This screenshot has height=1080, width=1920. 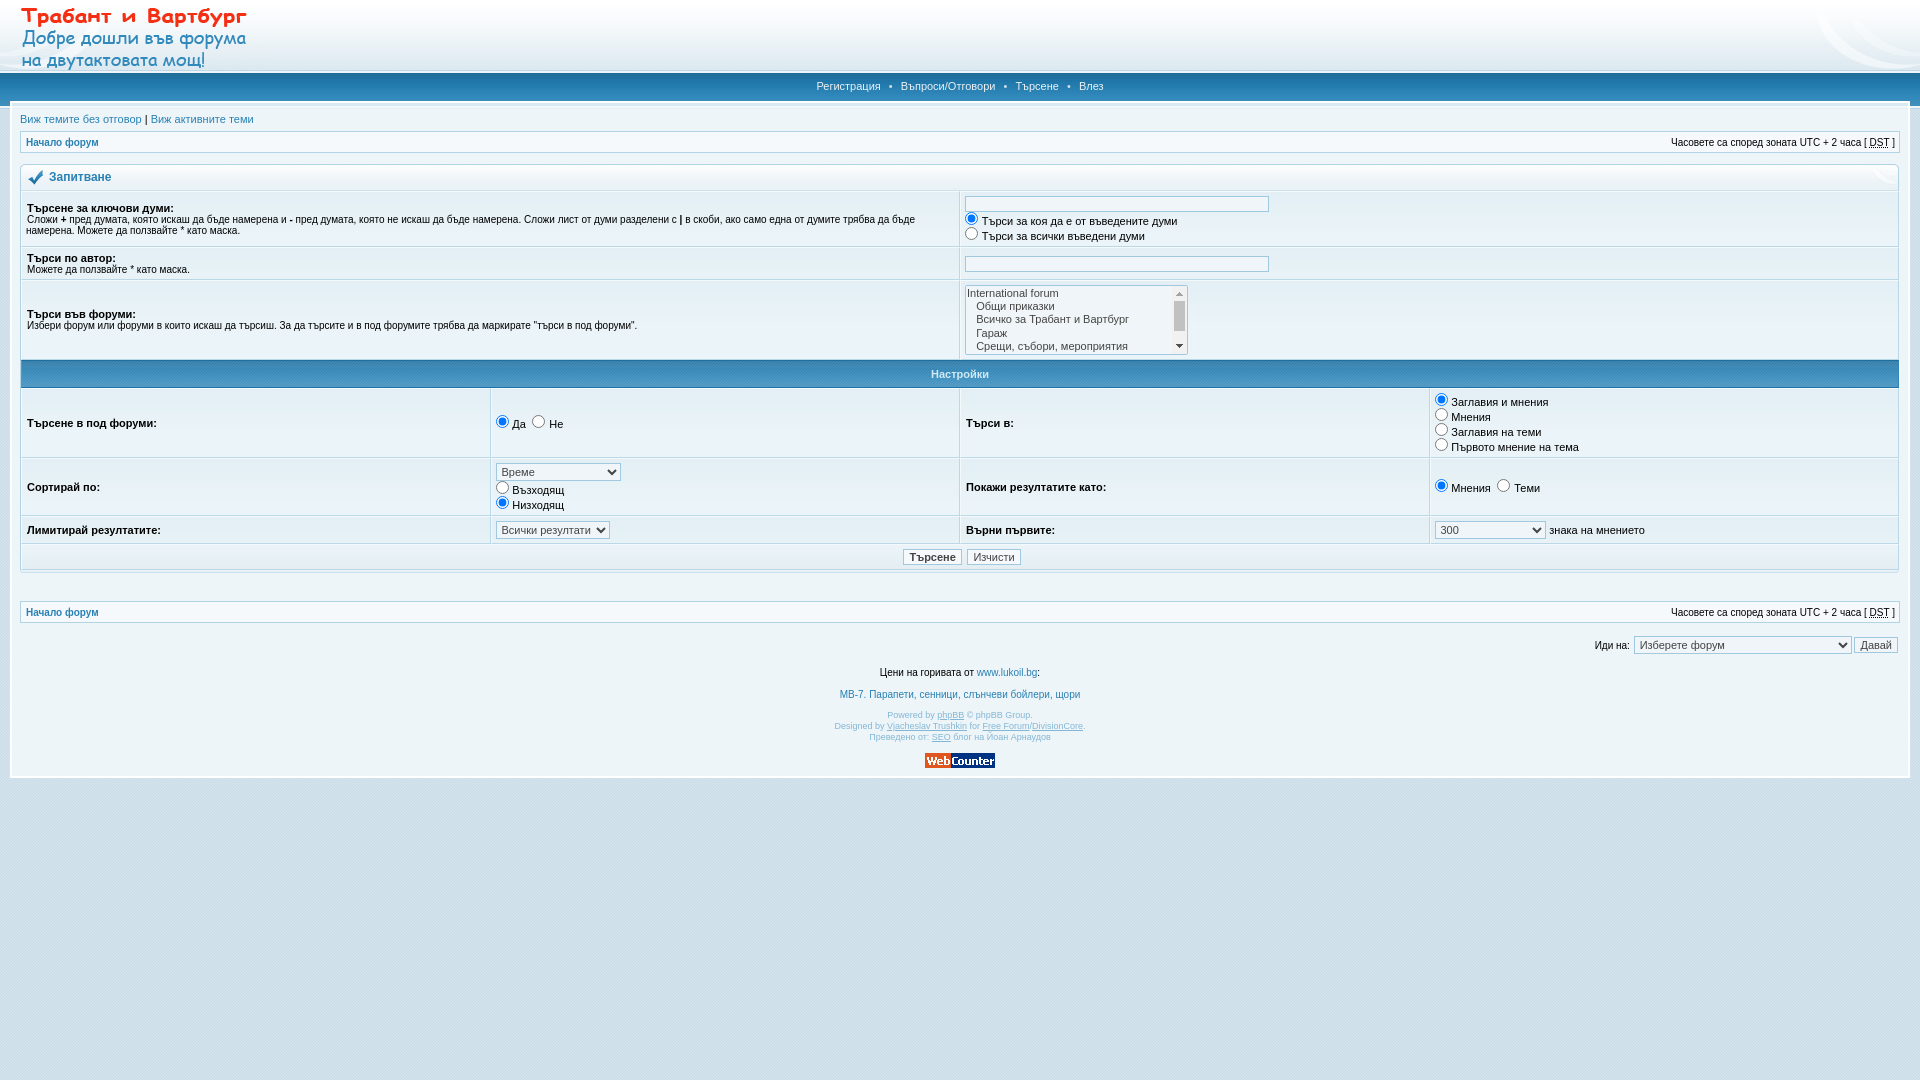 What do you see at coordinates (949, 713) in the screenshot?
I see `'phpBB'` at bounding box center [949, 713].